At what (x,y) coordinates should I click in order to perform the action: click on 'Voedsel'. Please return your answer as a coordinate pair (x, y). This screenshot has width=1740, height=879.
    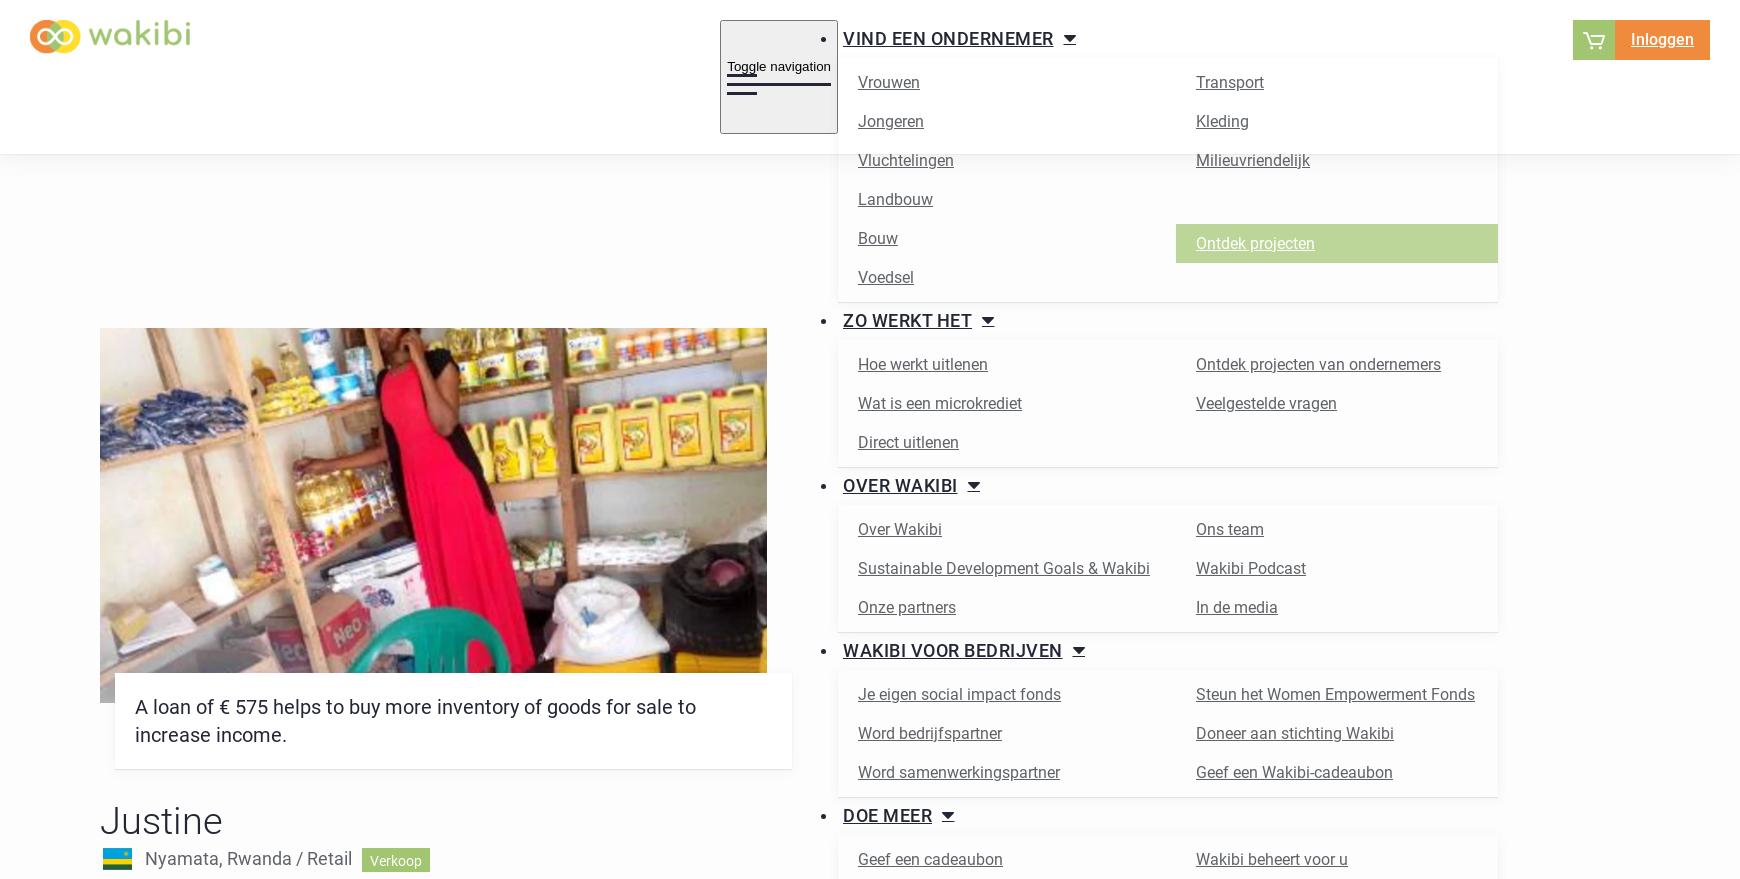
    Looking at the image, I should click on (885, 276).